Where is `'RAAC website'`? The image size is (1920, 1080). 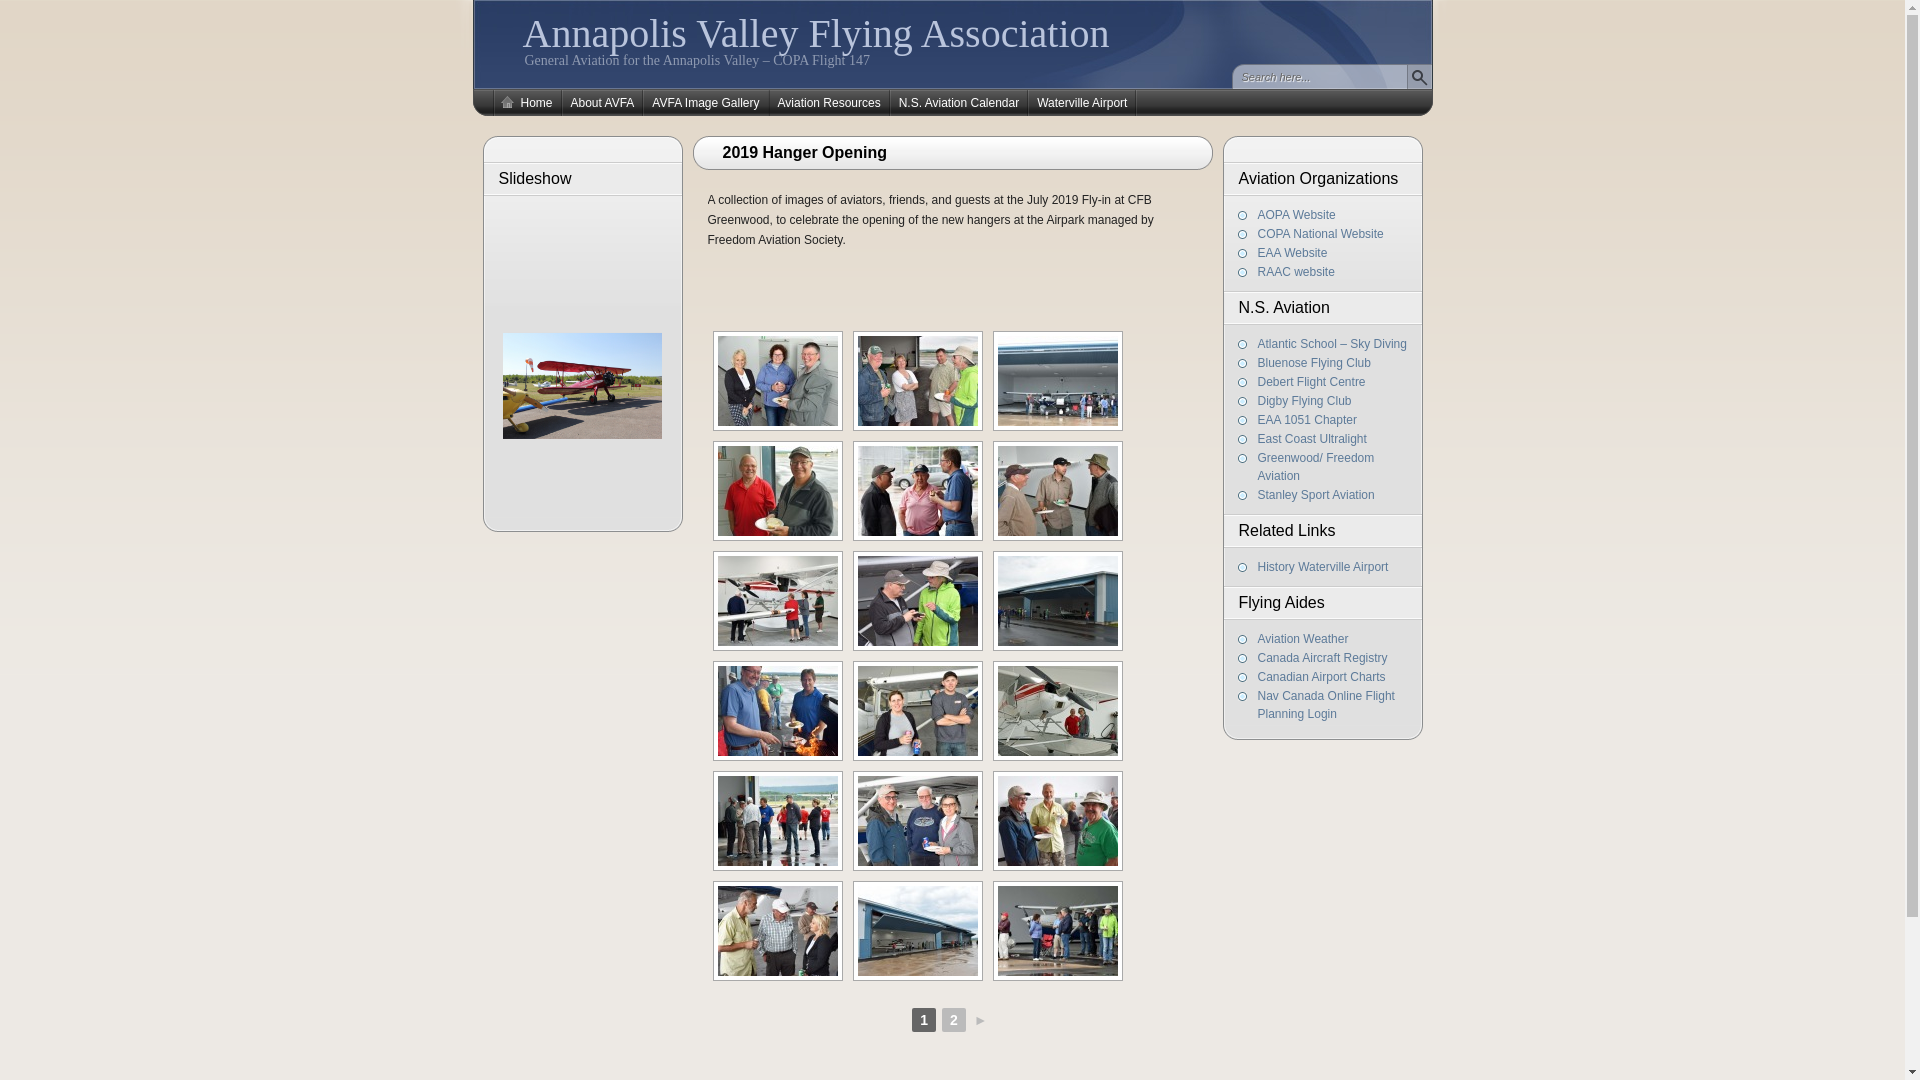
'RAAC website' is located at coordinates (1296, 272).